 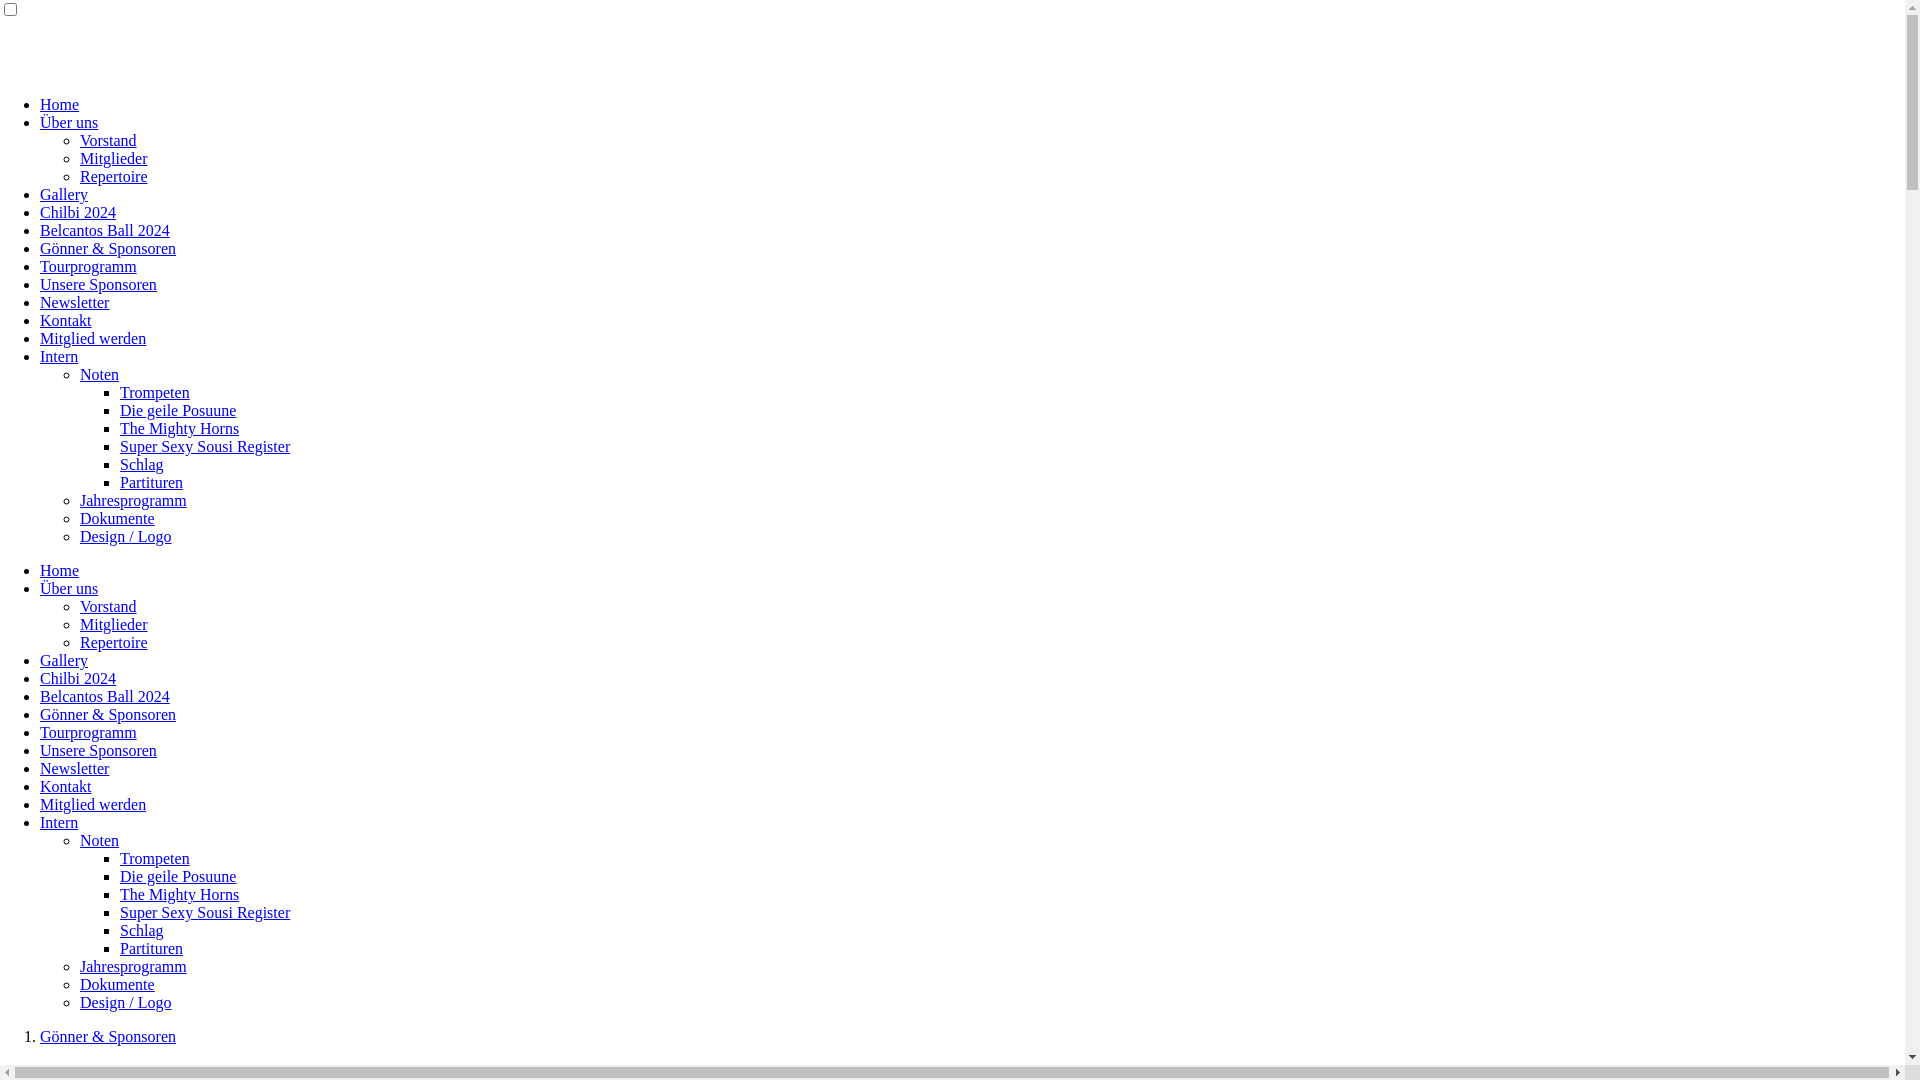 I want to click on 'Mitglied werden', so click(x=39, y=803).